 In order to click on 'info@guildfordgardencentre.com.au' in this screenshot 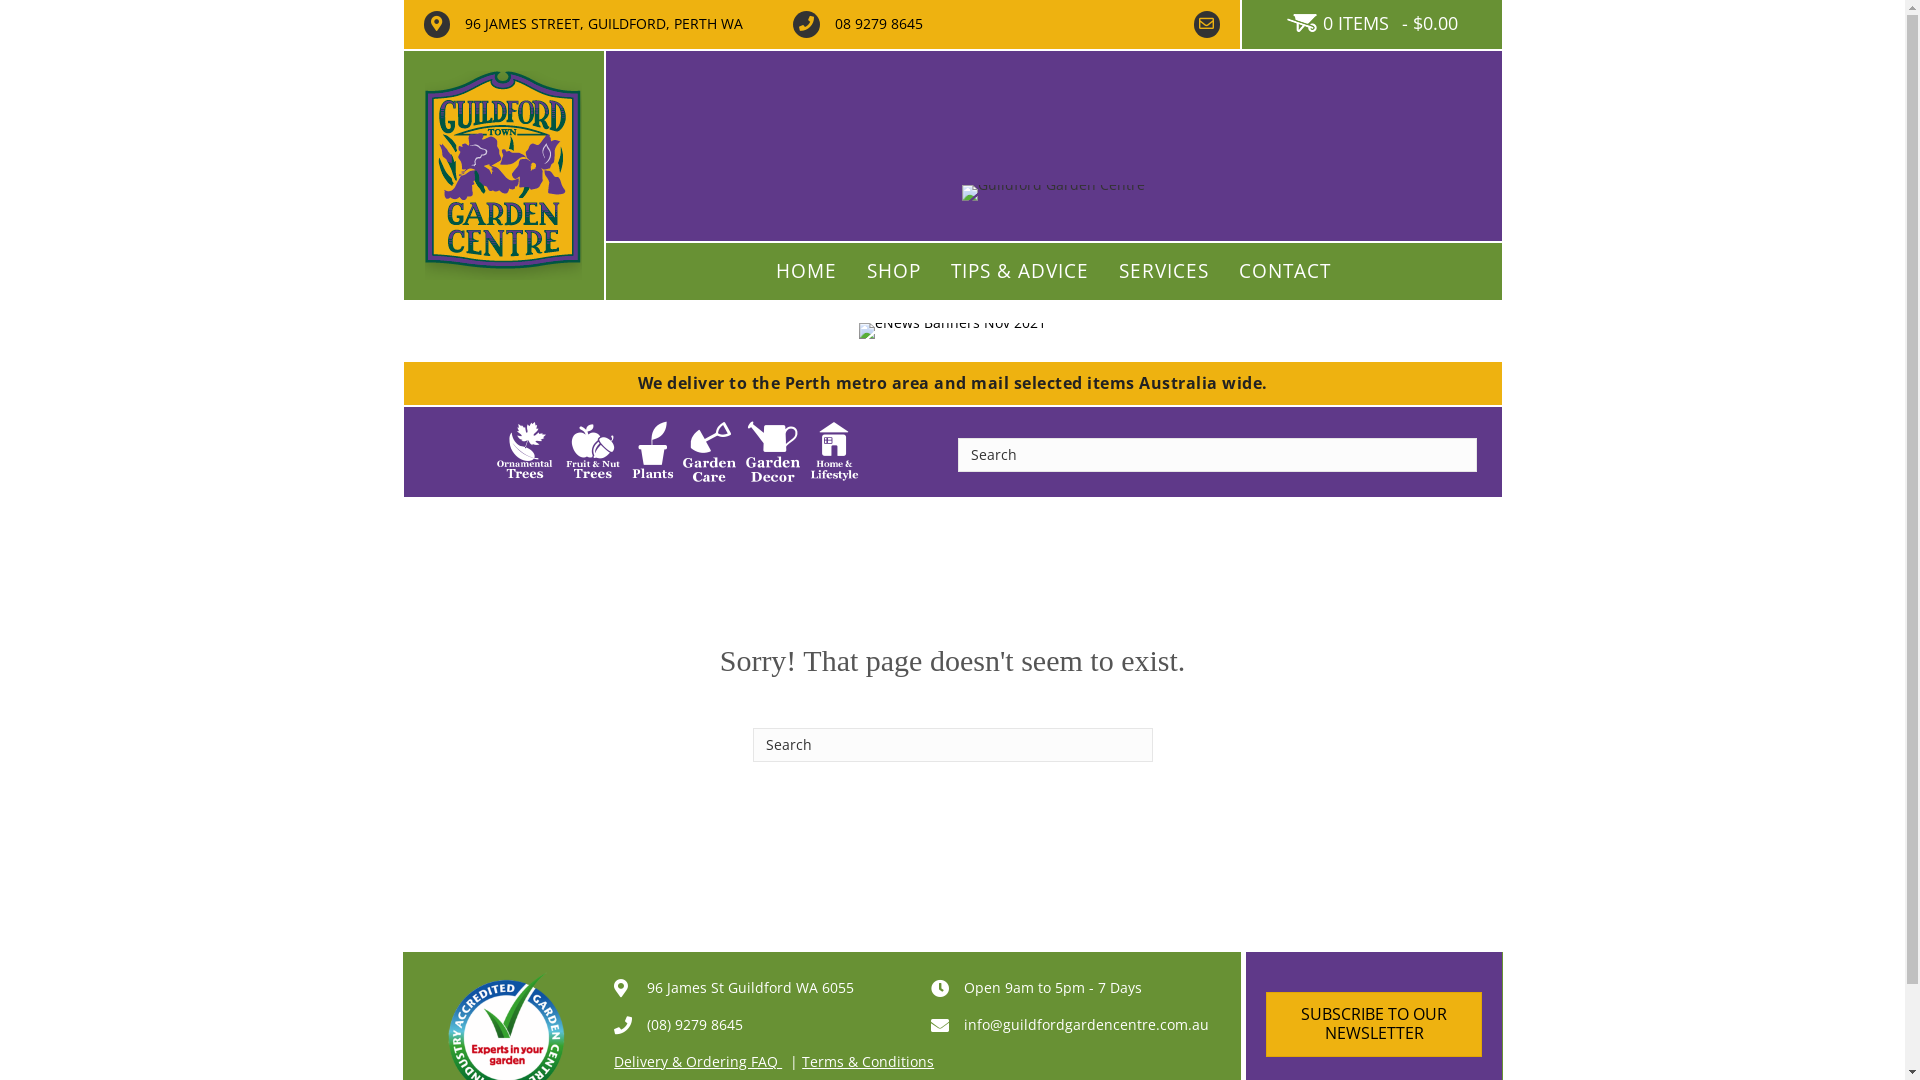, I will do `click(964, 1025)`.